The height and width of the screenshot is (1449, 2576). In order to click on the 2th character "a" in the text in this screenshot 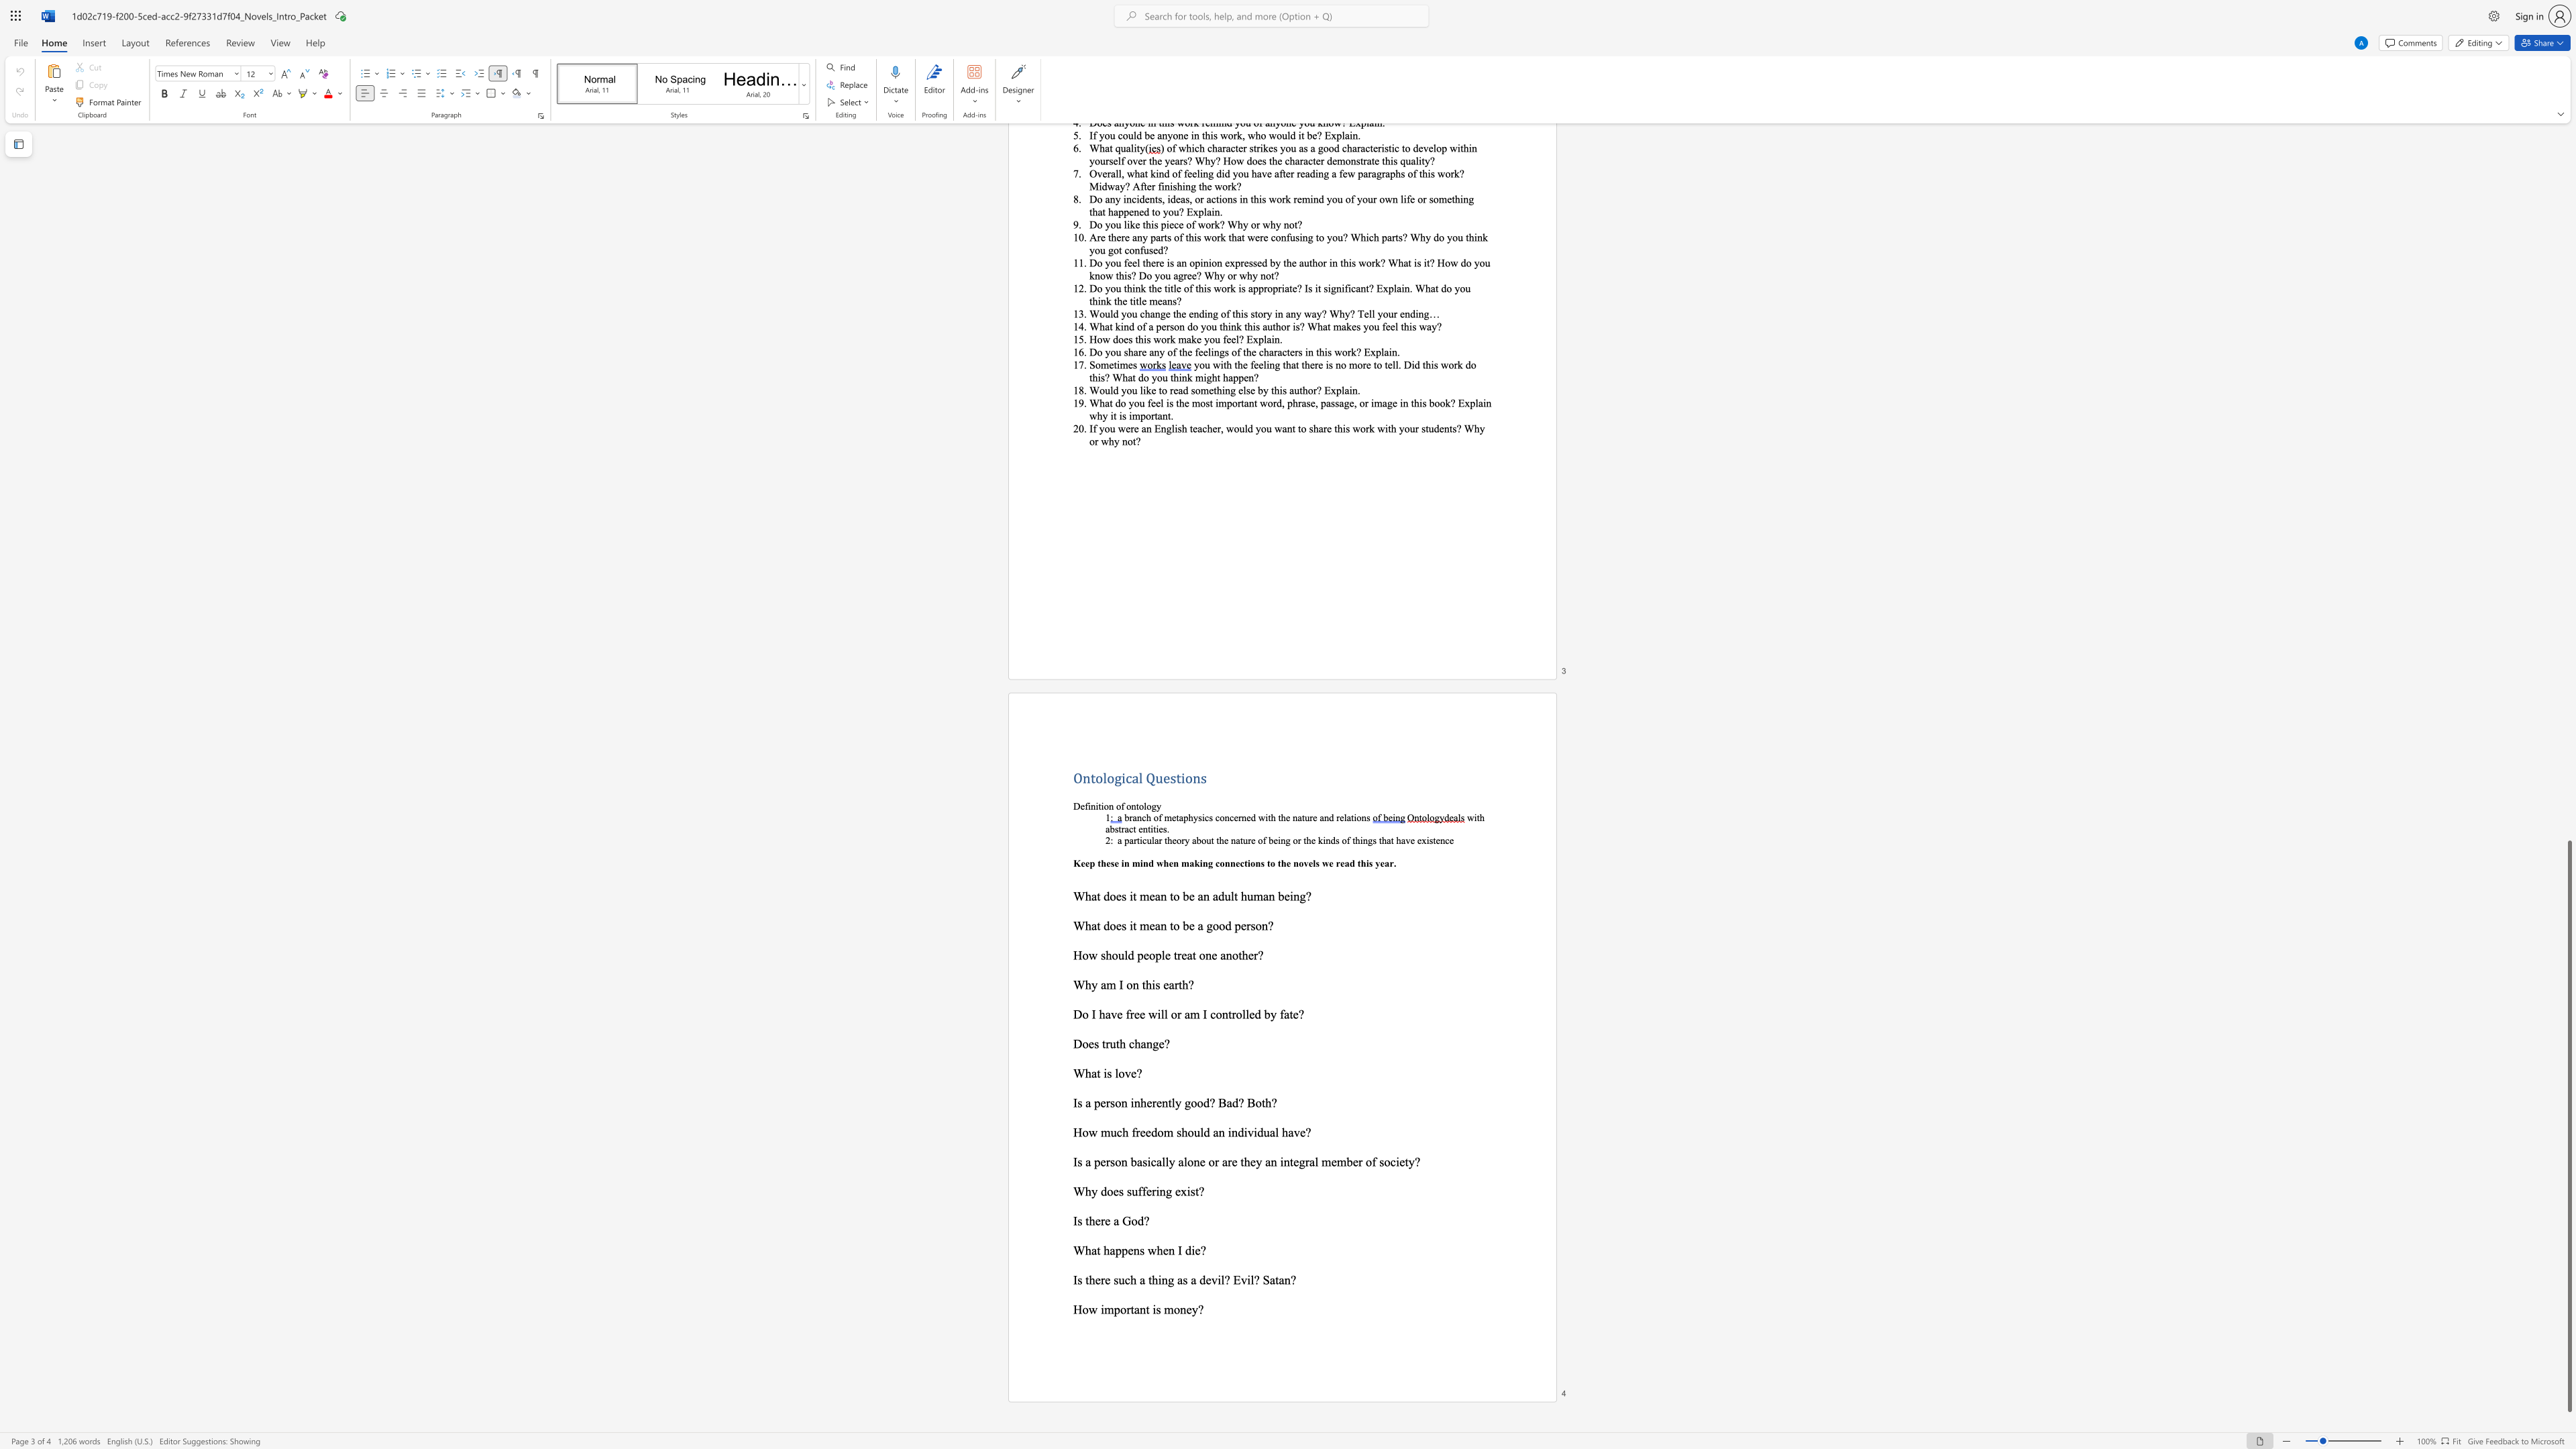, I will do `click(1157, 924)`.